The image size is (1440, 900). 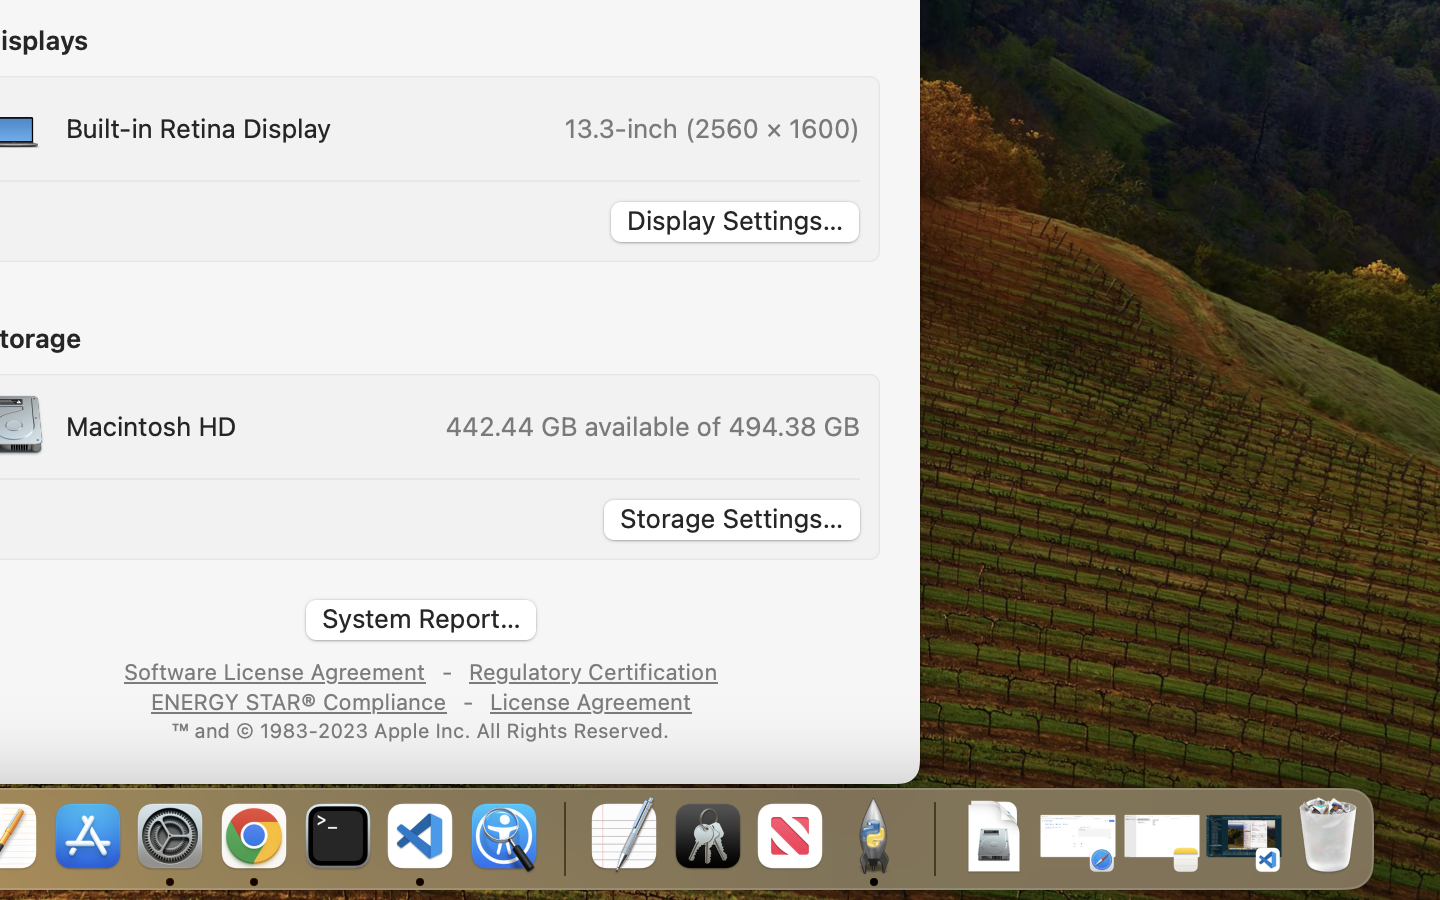 I want to click on 'Software License Agreement', so click(x=274, y=669).